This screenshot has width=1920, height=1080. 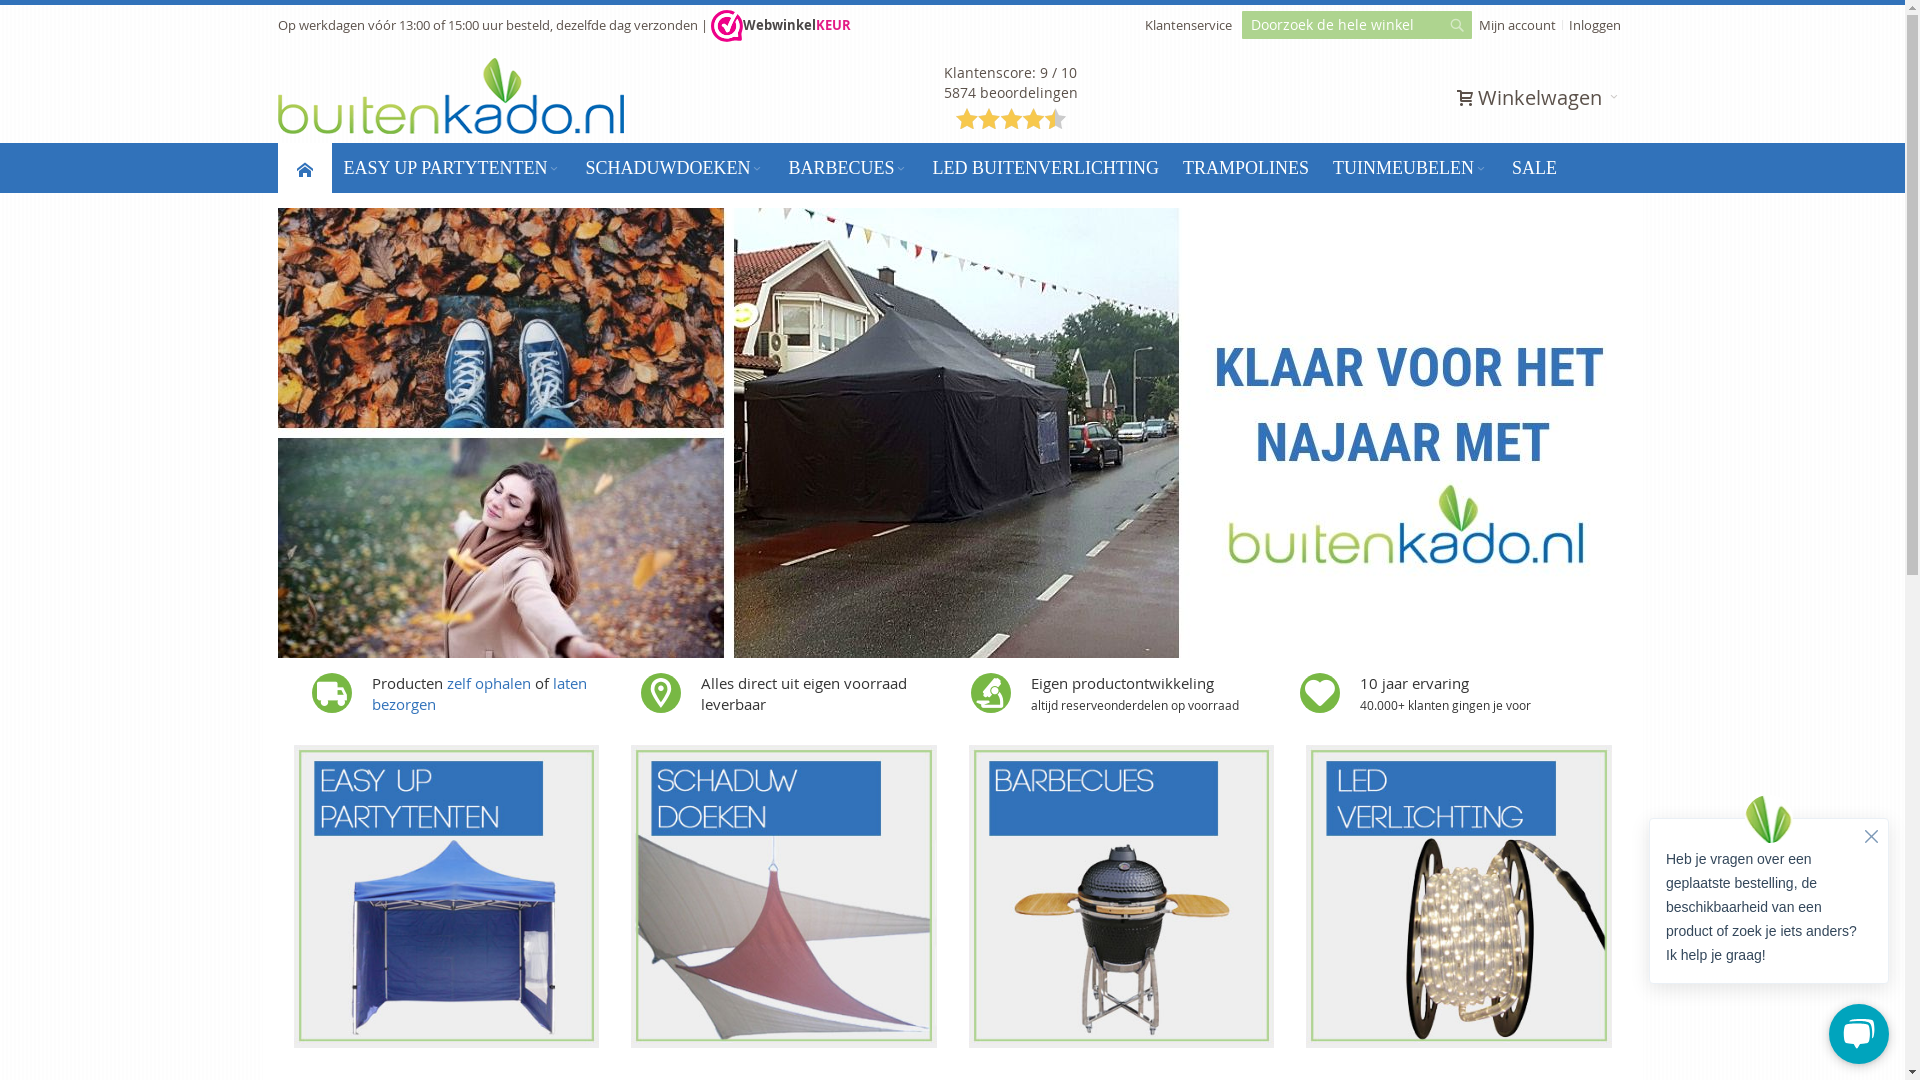 I want to click on 'BARBECUES', so click(x=848, y=167).